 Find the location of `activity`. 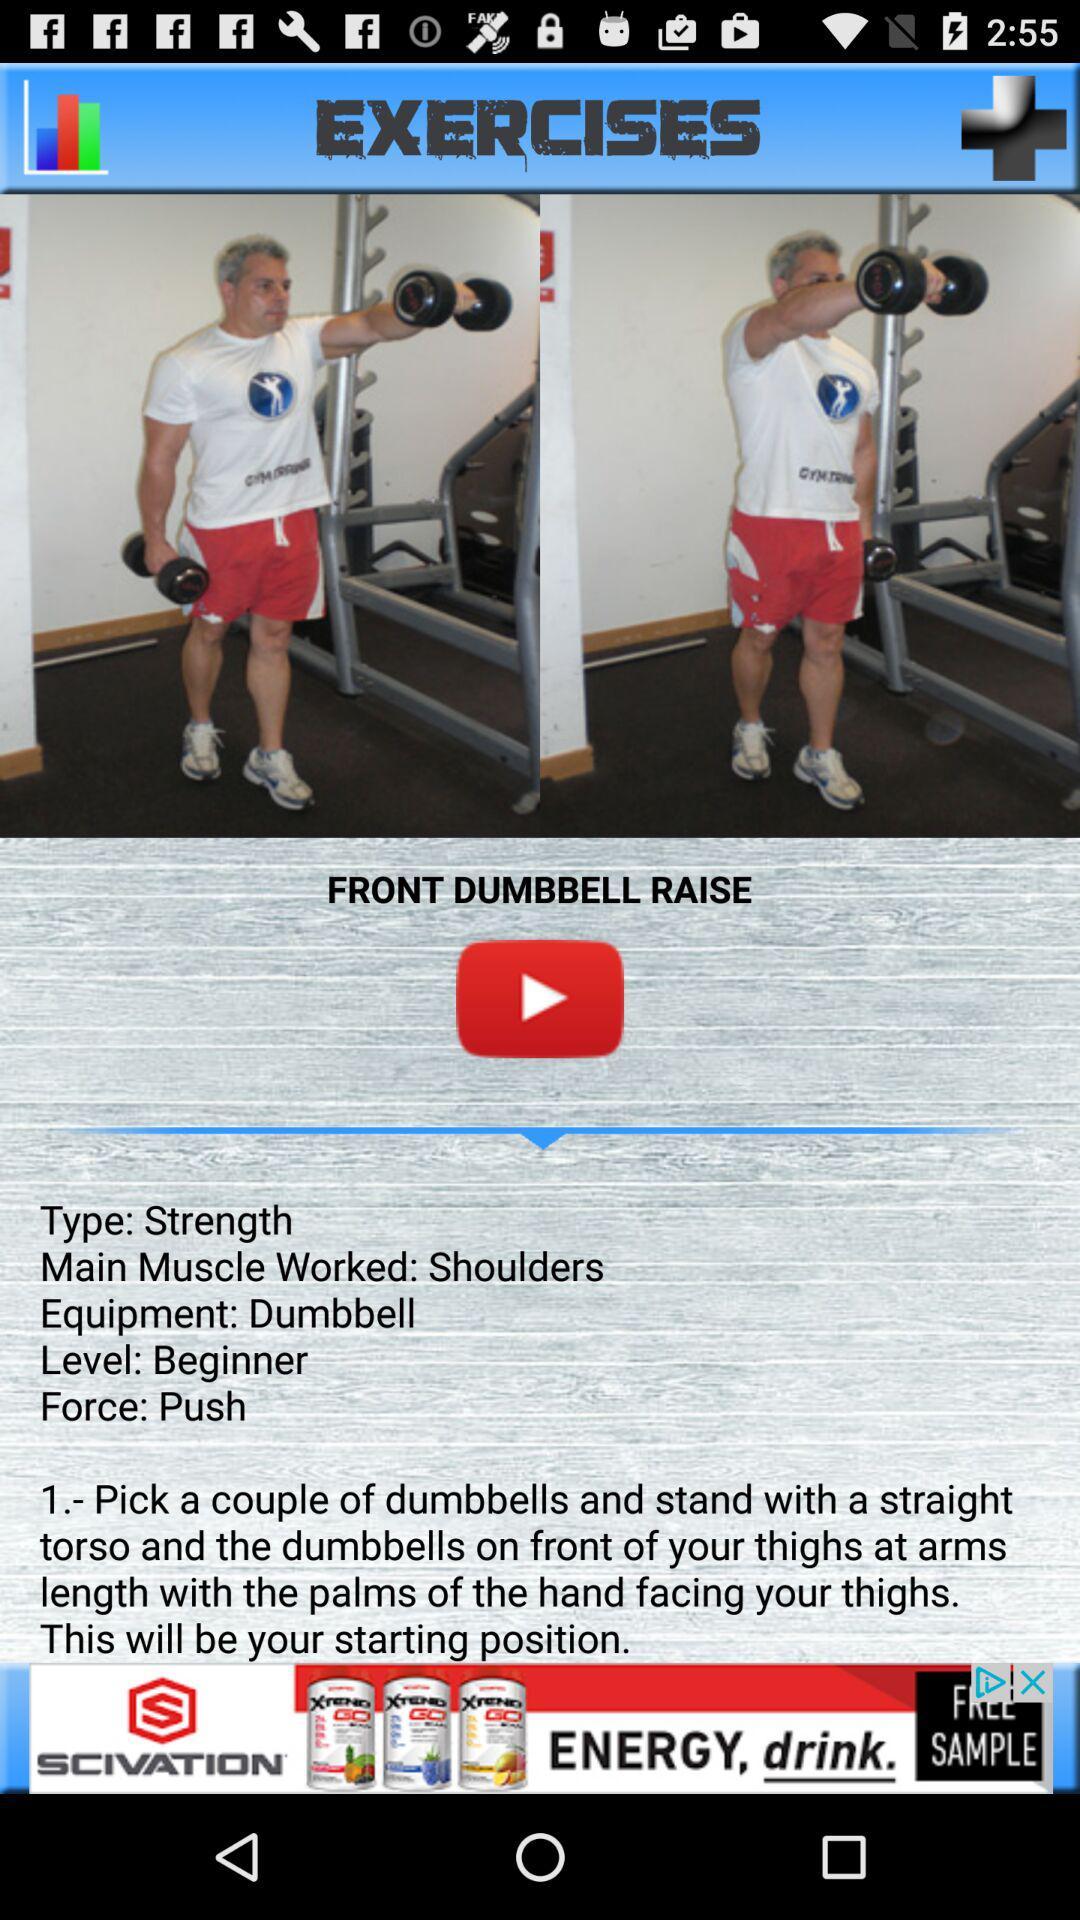

activity is located at coordinates (1014, 127).